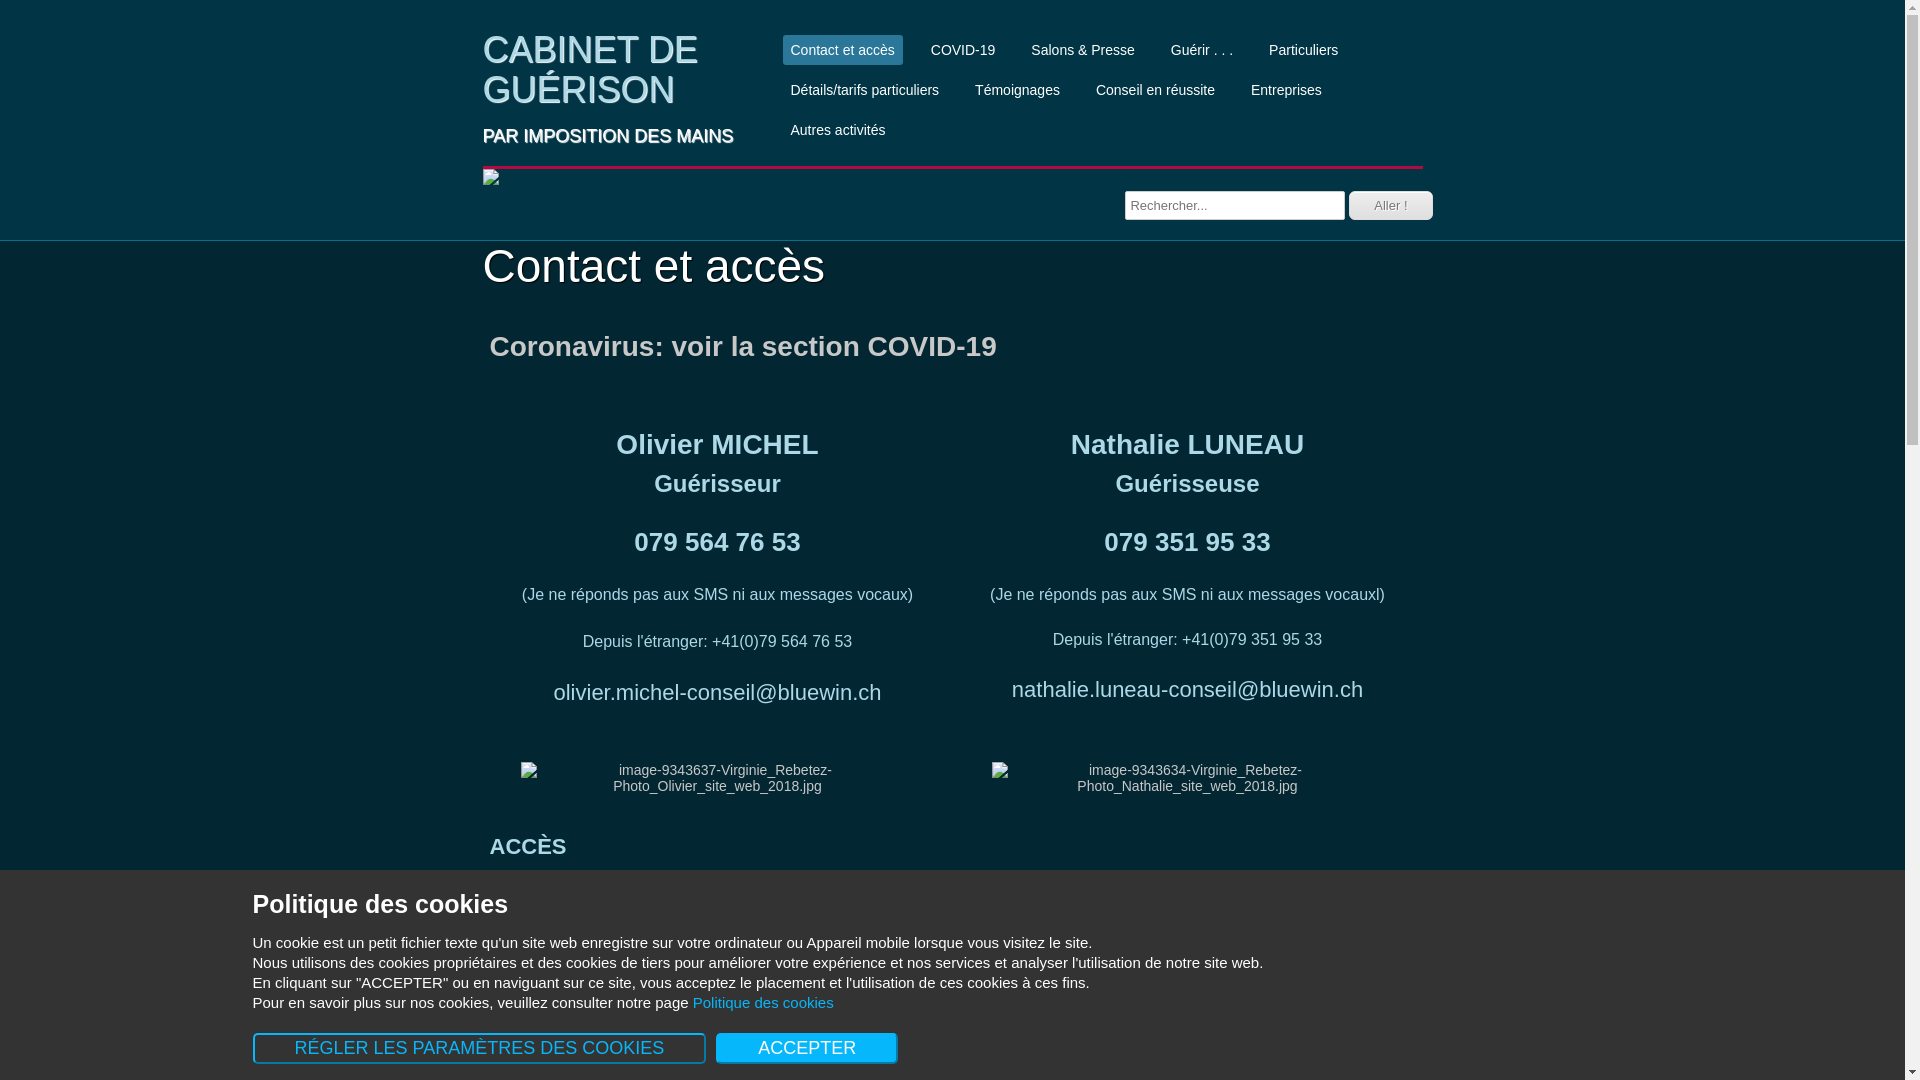 This screenshot has height=1080, width=1920. I want to click on 'Politique des cookies', so click(762, 1002).